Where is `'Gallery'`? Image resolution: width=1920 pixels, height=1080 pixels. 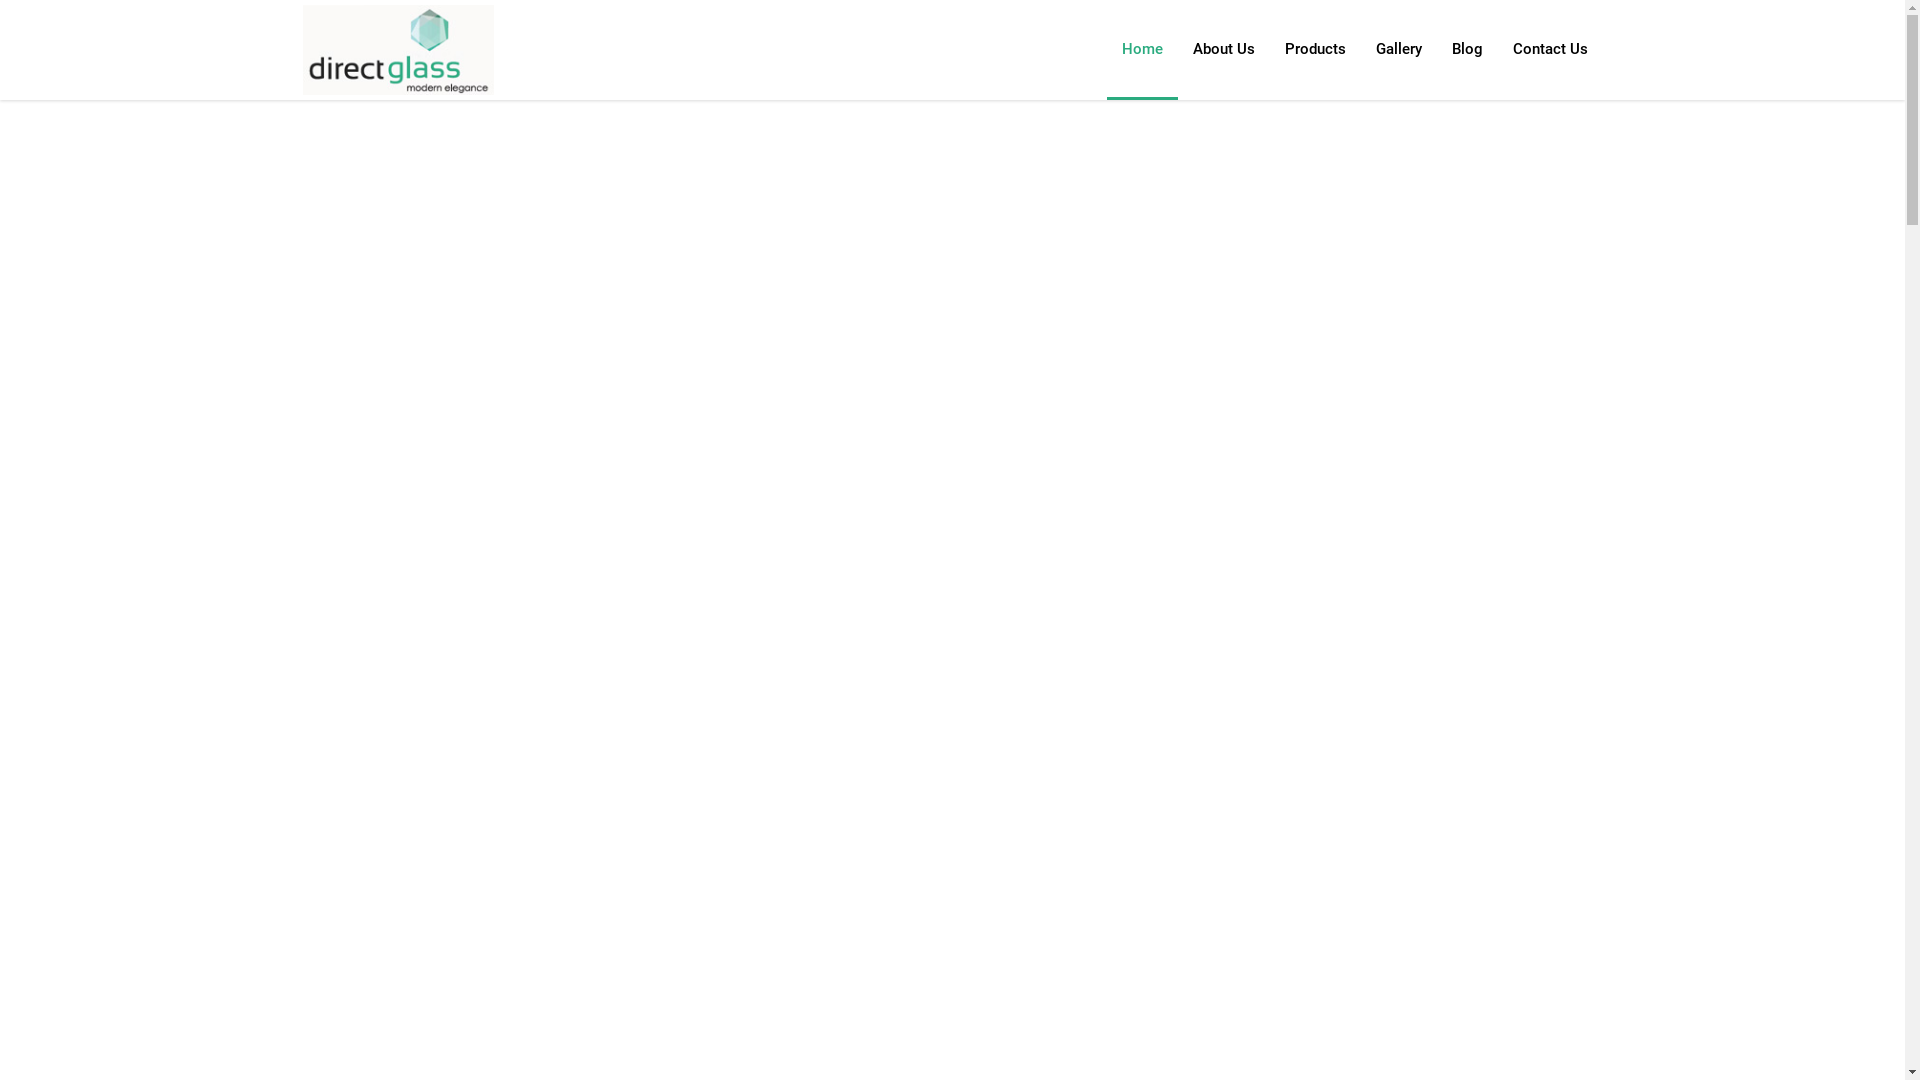
'Gallery' is located at coordinates (1396, 49).